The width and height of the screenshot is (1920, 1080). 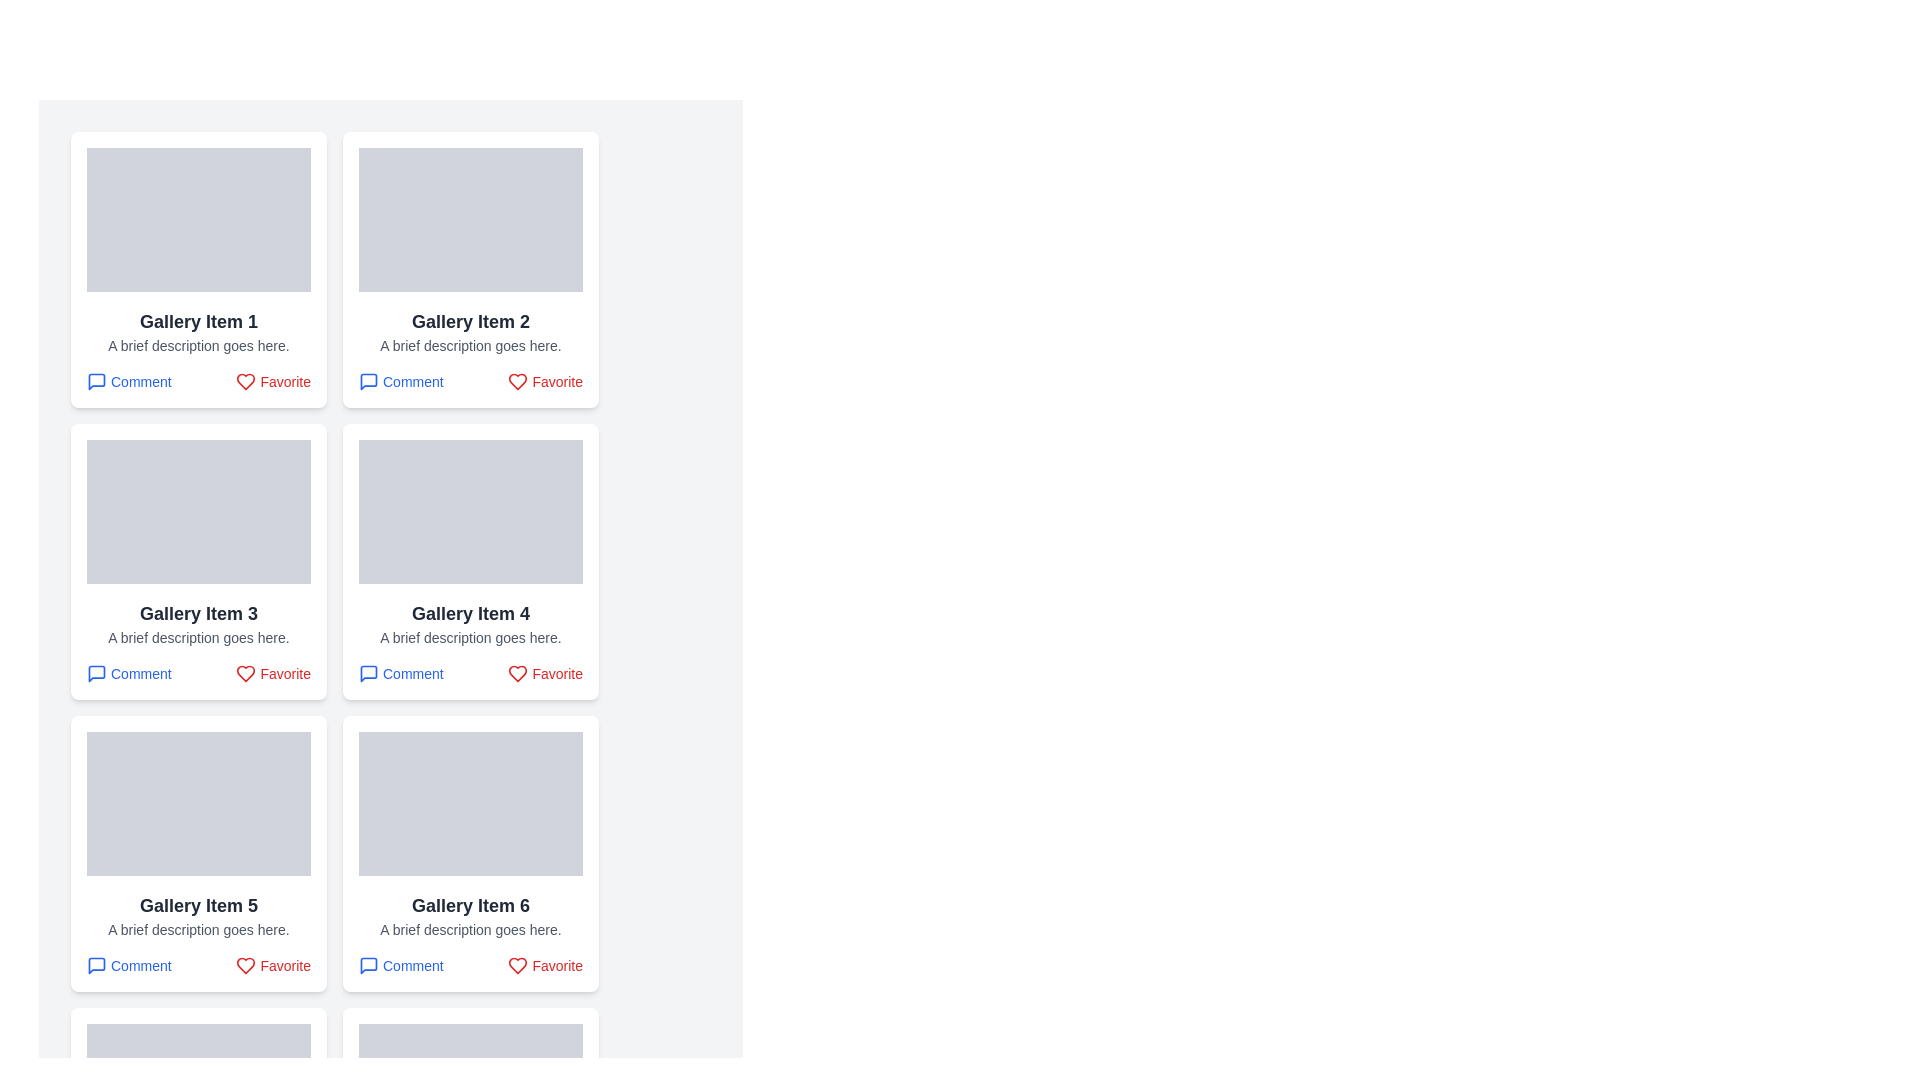 What do you see at coordinates (95, 964) in the screenshot?
I see `the commenting icon for 'Gallery Item 5', which is located at the bottom-left corner of the card, next to the 'Favorite' heart icon` at bounding box center [95, 964].